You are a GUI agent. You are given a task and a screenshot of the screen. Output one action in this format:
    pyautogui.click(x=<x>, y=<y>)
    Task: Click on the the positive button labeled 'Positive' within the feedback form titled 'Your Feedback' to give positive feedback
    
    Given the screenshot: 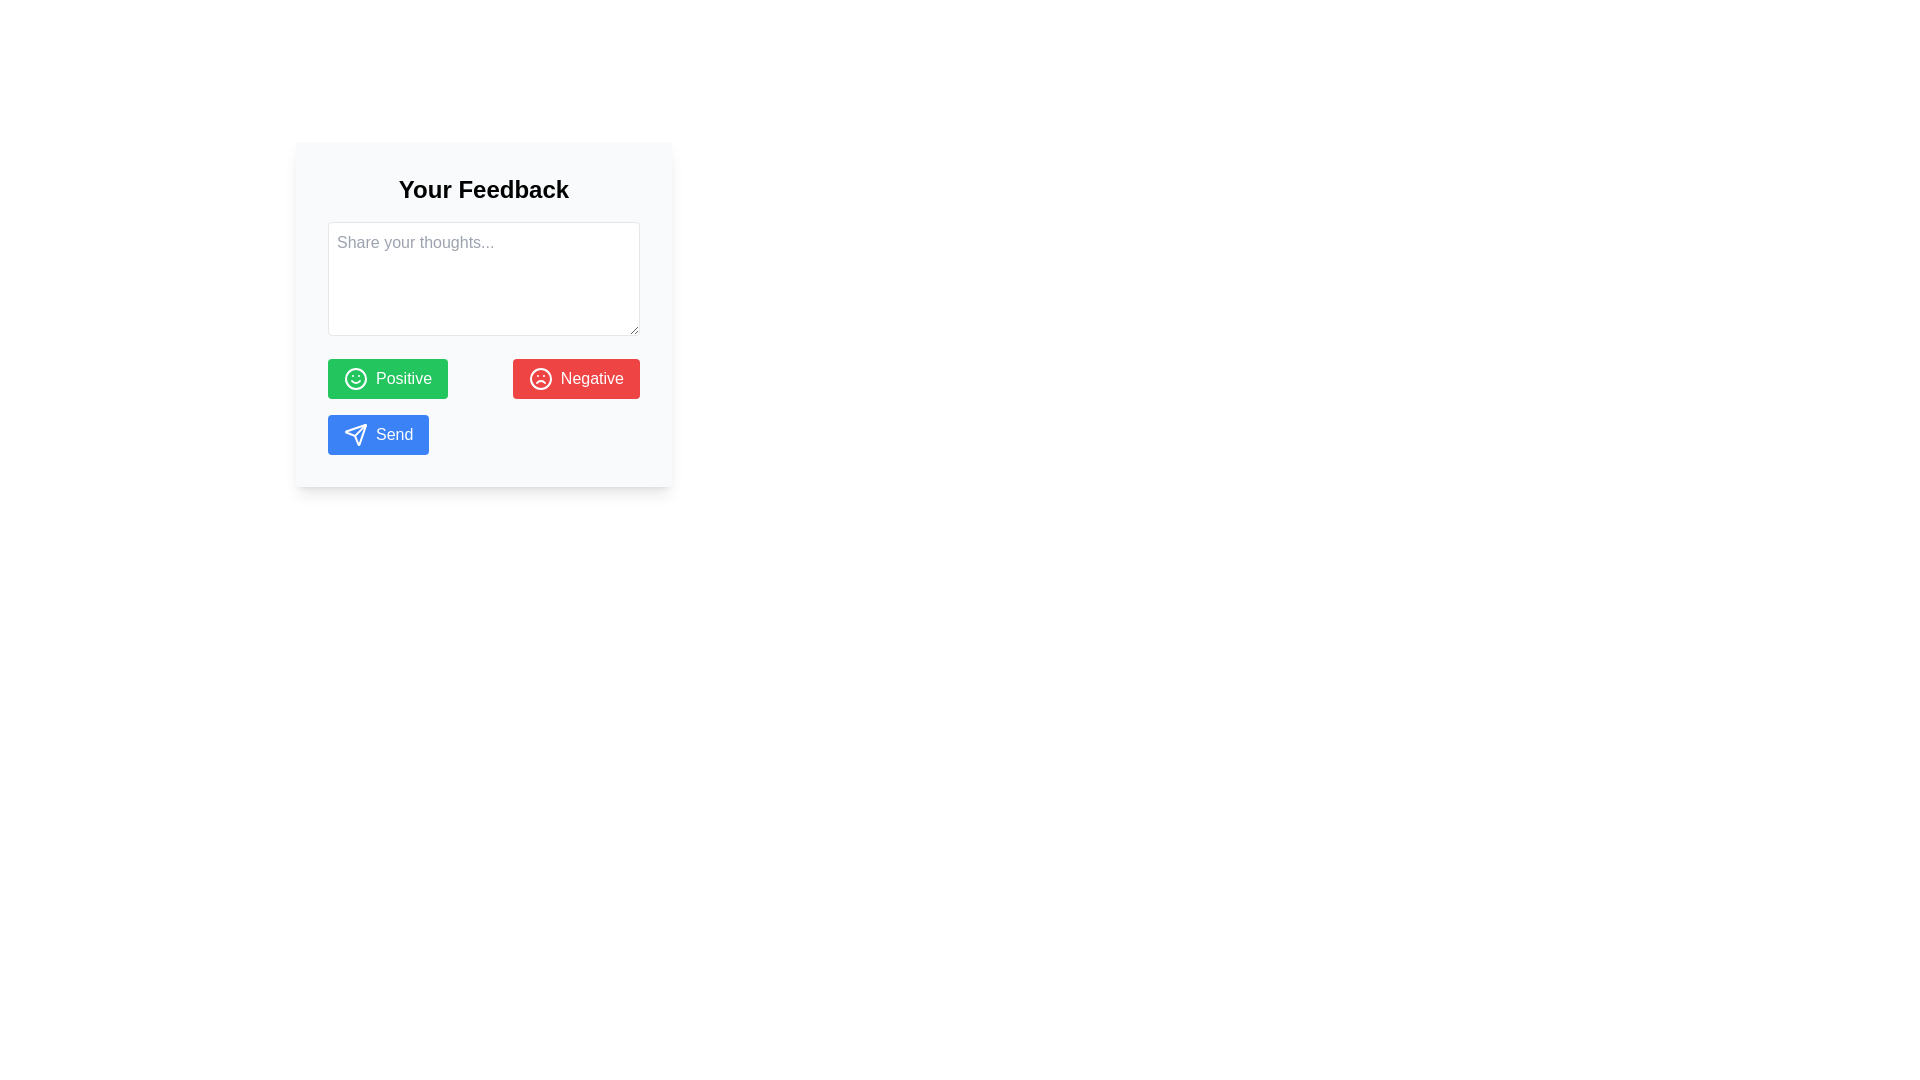 What is the action you would take?
    pyautogui.click(x=484, y=378)
    